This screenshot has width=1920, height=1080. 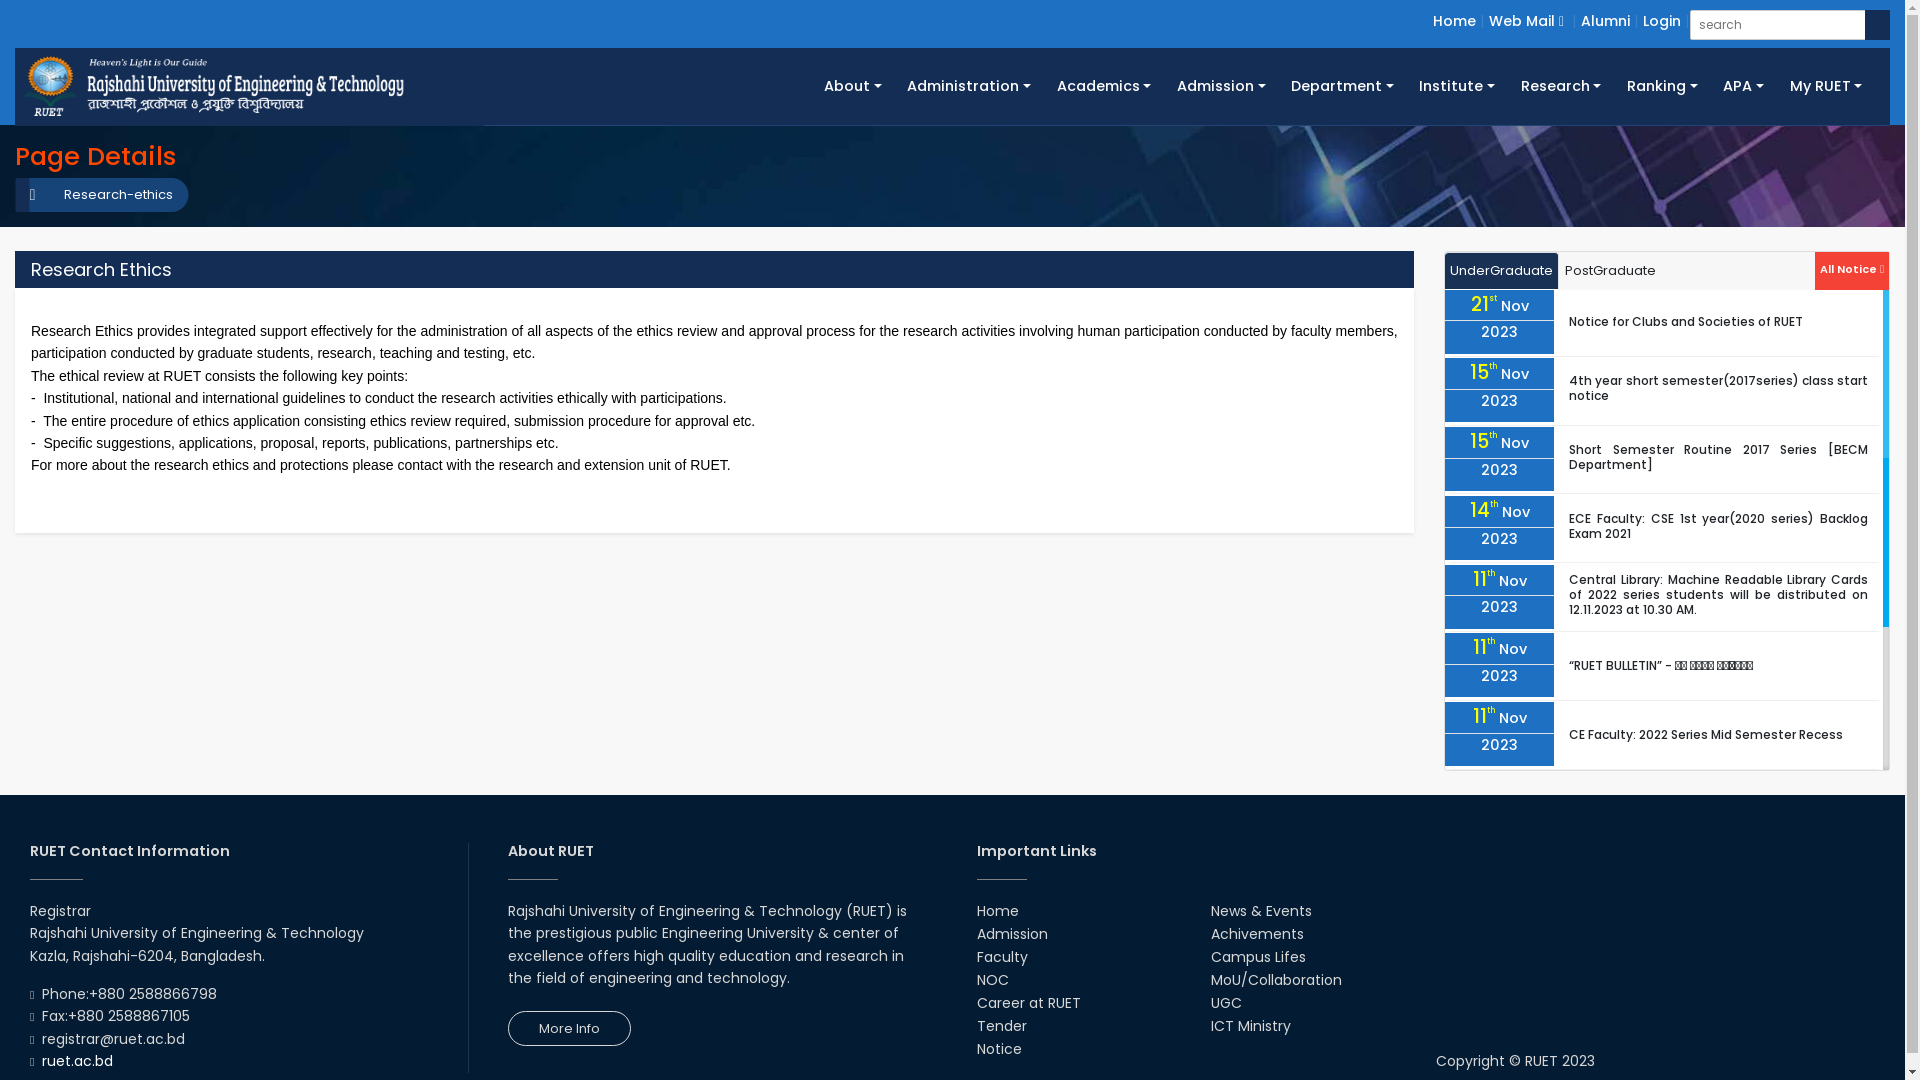 I want to click on 'News & Events', so click(x=1209, y=910).